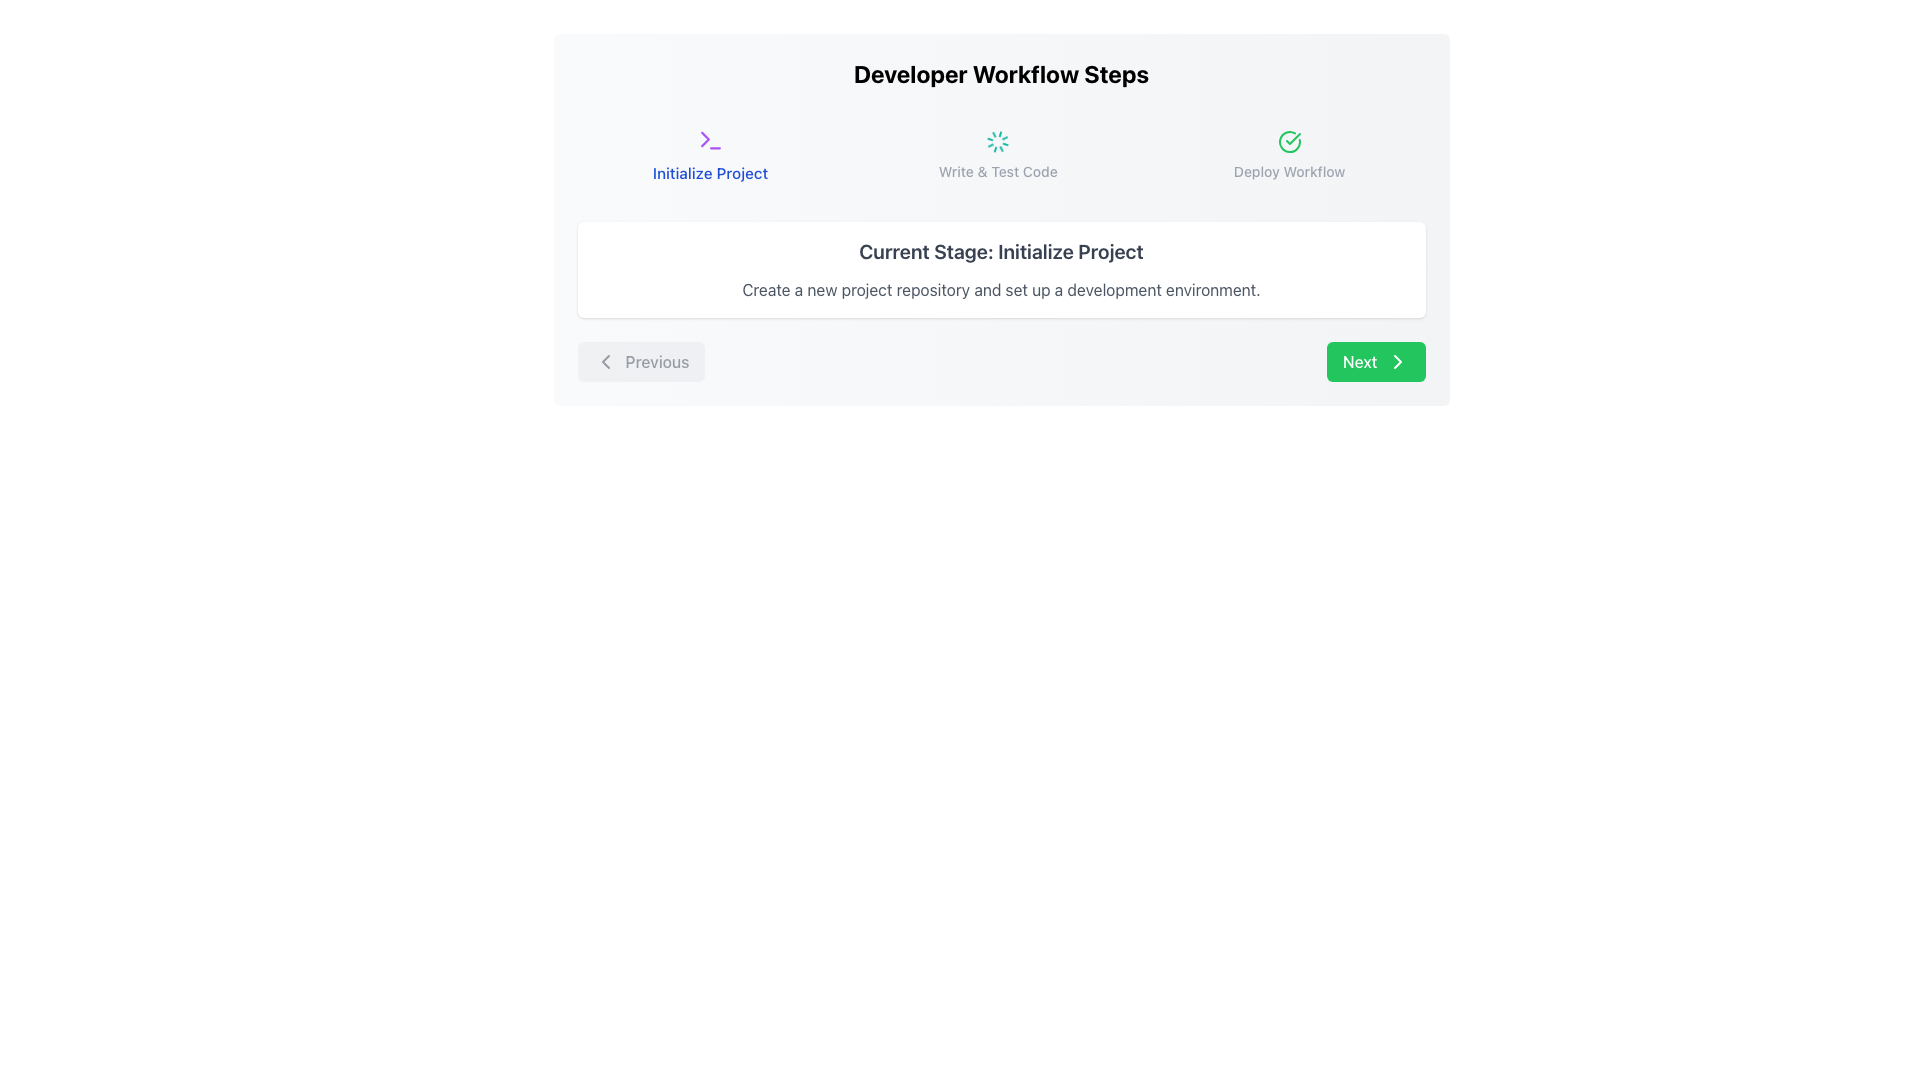 Image resolution: width=1920 pixels, height=1080 pixels. Describe the element at coordinates (1001, 154) in the screenshot. I see `the second workflow step indicator` at that location.